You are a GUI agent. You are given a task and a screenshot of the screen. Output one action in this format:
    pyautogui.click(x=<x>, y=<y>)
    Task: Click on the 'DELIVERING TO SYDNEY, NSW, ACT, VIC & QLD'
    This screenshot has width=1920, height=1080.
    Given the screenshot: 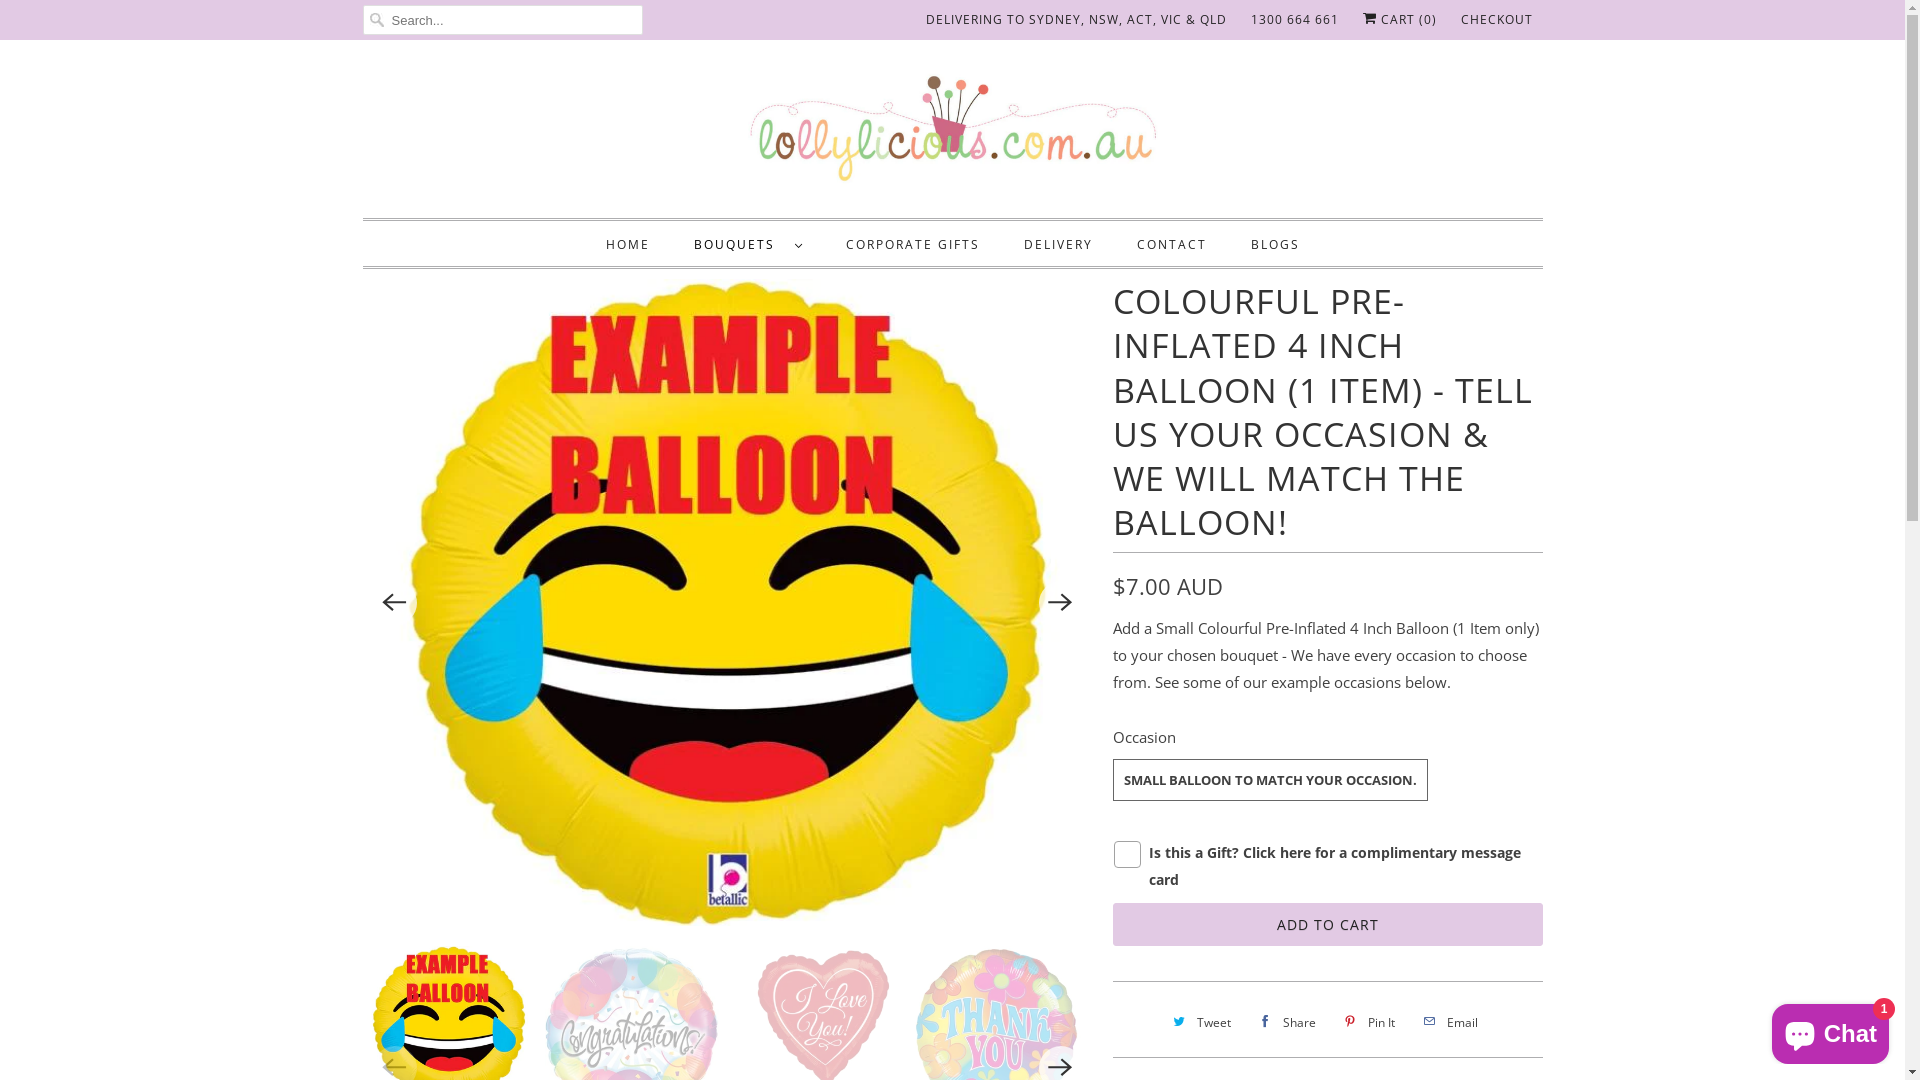 What is the action you would take?
    pyautogui.click(x=1075, y=19)
    